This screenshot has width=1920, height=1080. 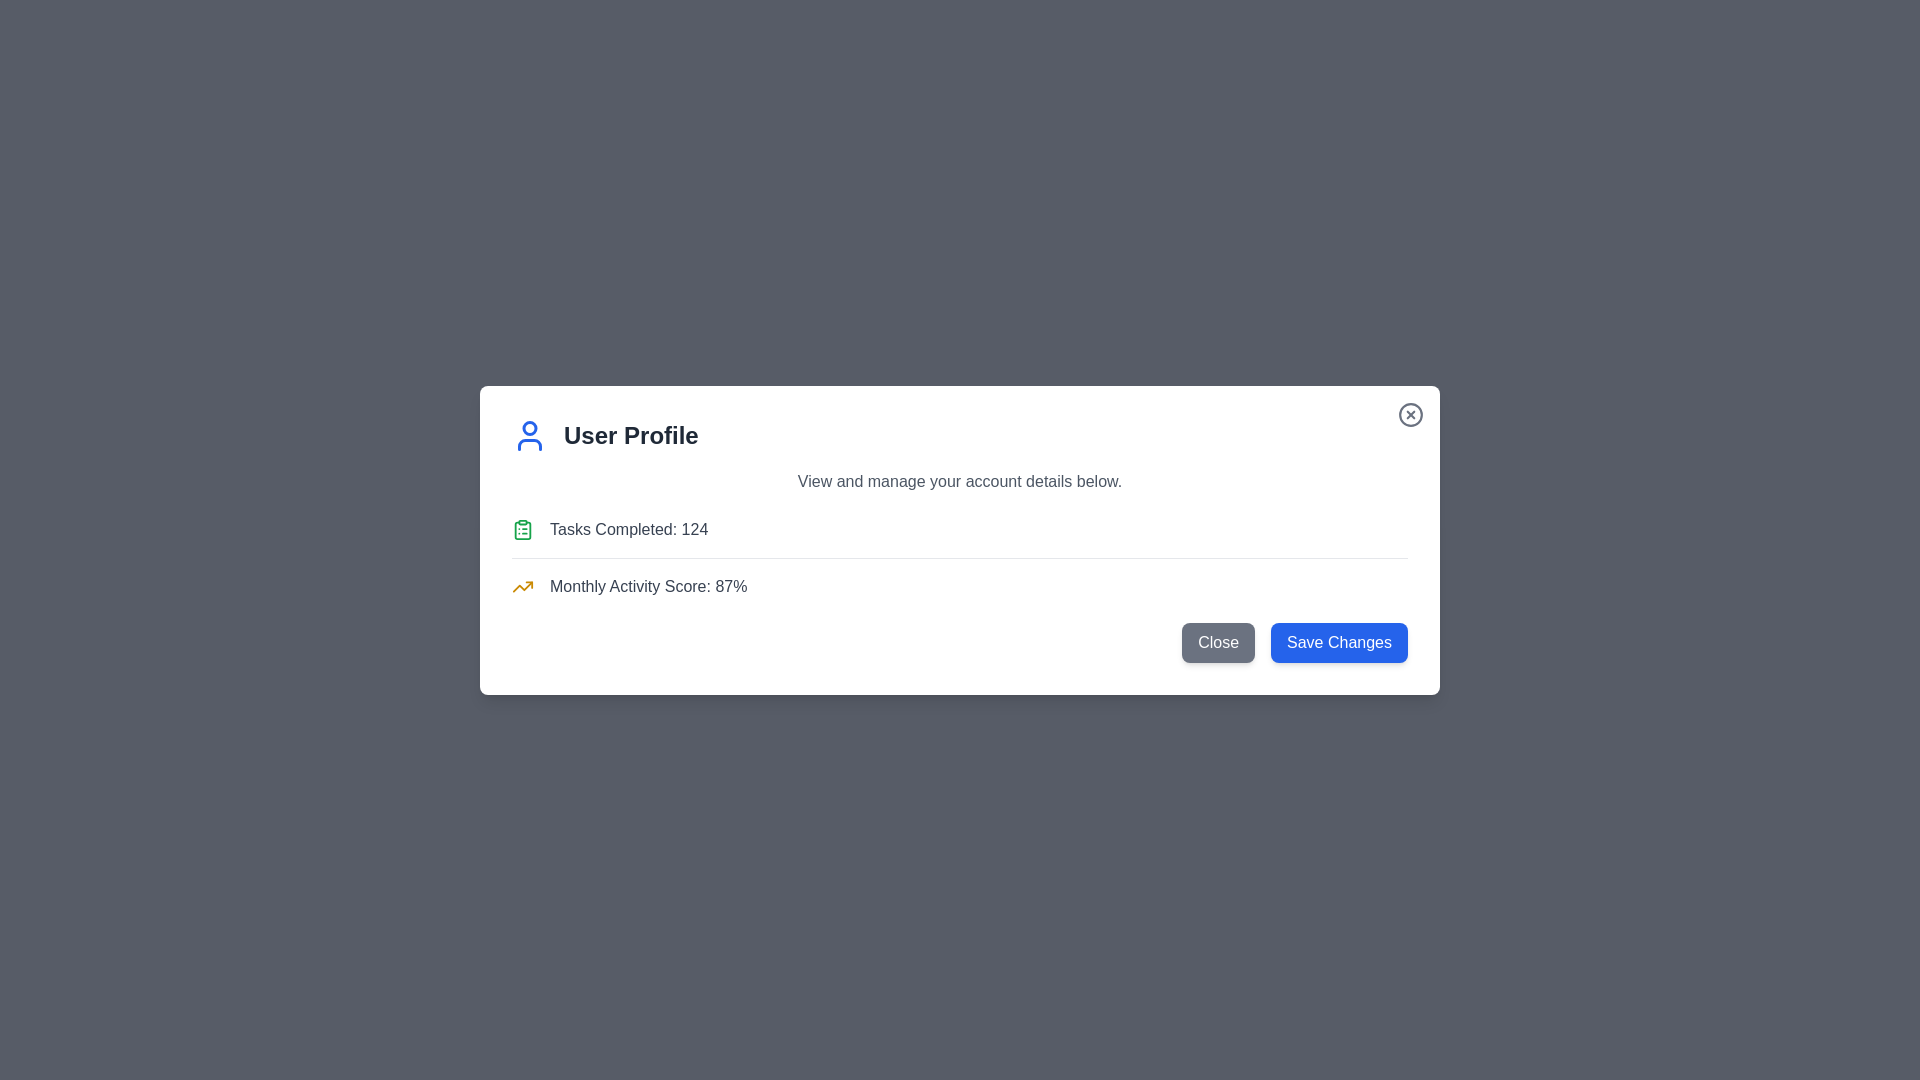 What do you see at coordinates (630, 434) in the screenshot?
I see `the 'User Profile' text heading, which is a bold, large, dark gray title located prominently at the top of the main content area, positioned to the right of an SVG user icon` at bounding box center [630, 434].